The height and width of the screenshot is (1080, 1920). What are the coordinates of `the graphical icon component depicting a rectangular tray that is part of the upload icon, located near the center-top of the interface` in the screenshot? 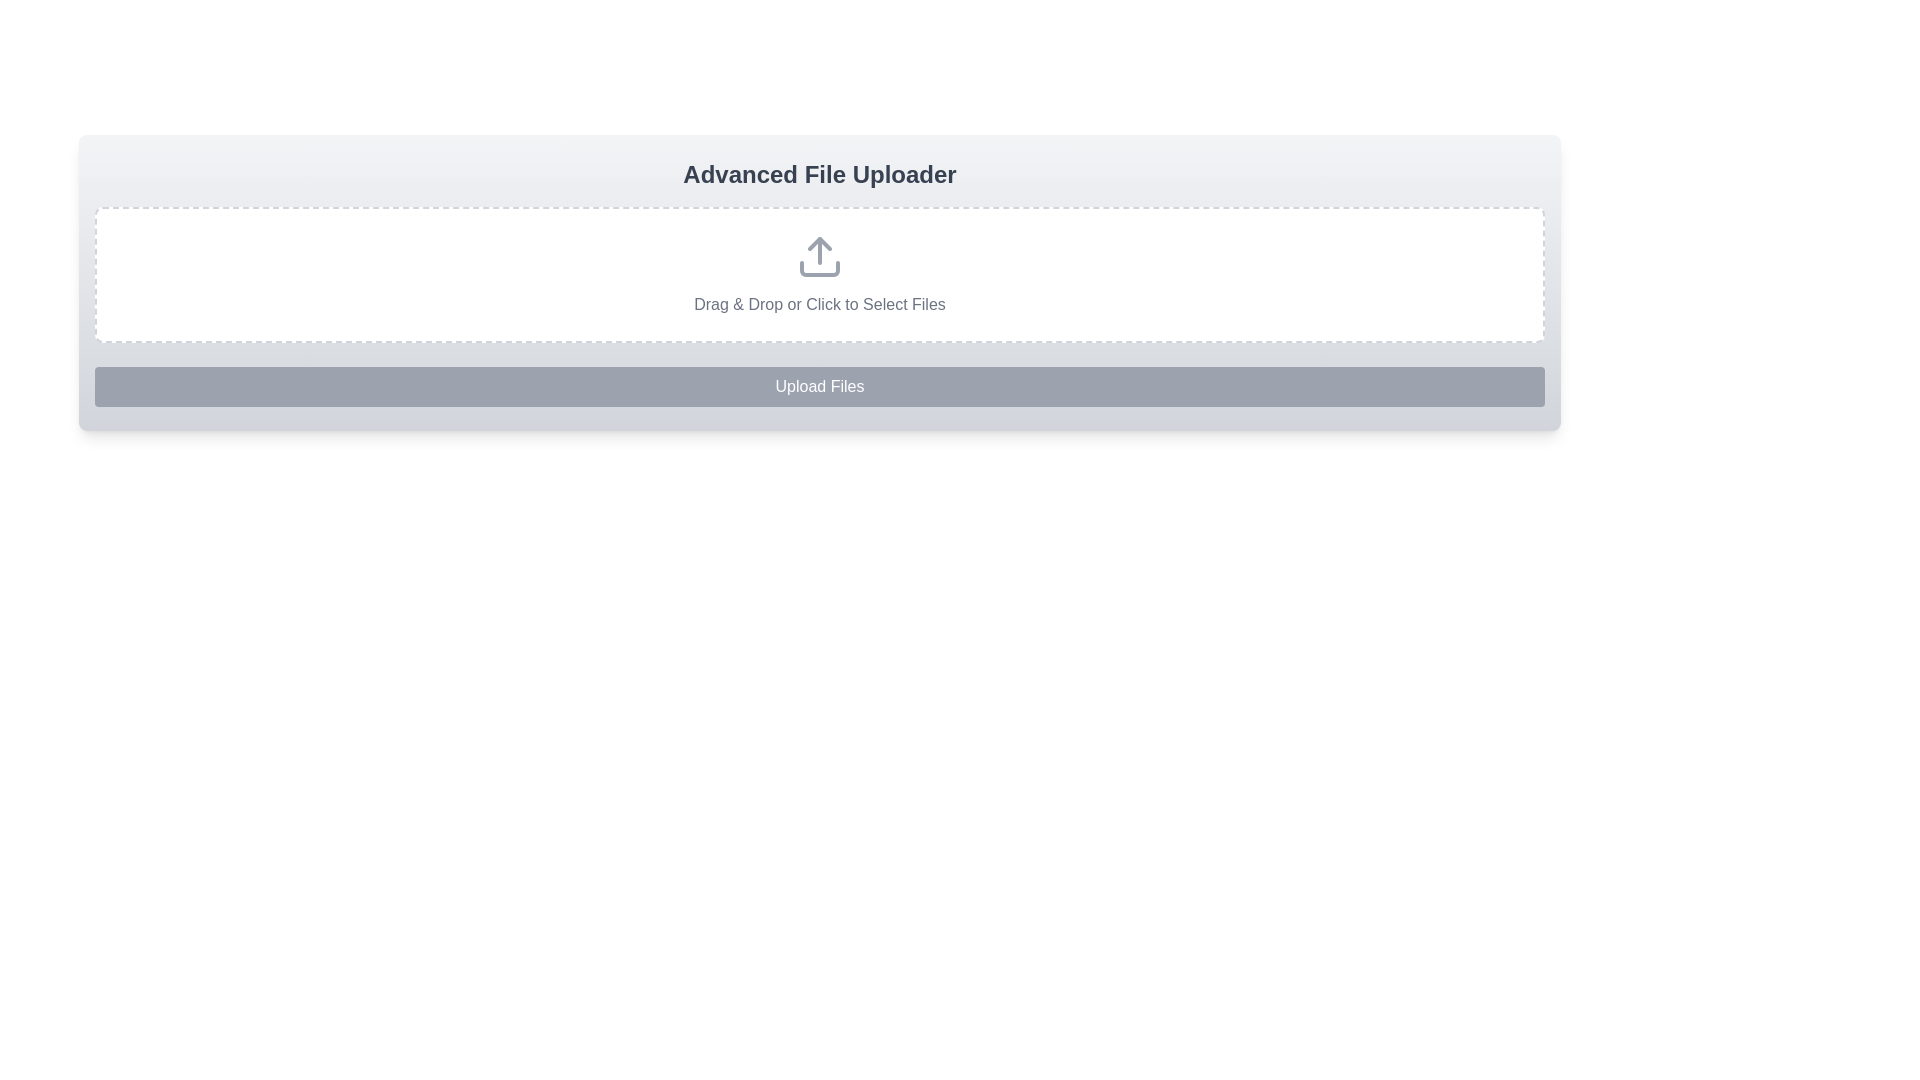 It's located at (820, 268).